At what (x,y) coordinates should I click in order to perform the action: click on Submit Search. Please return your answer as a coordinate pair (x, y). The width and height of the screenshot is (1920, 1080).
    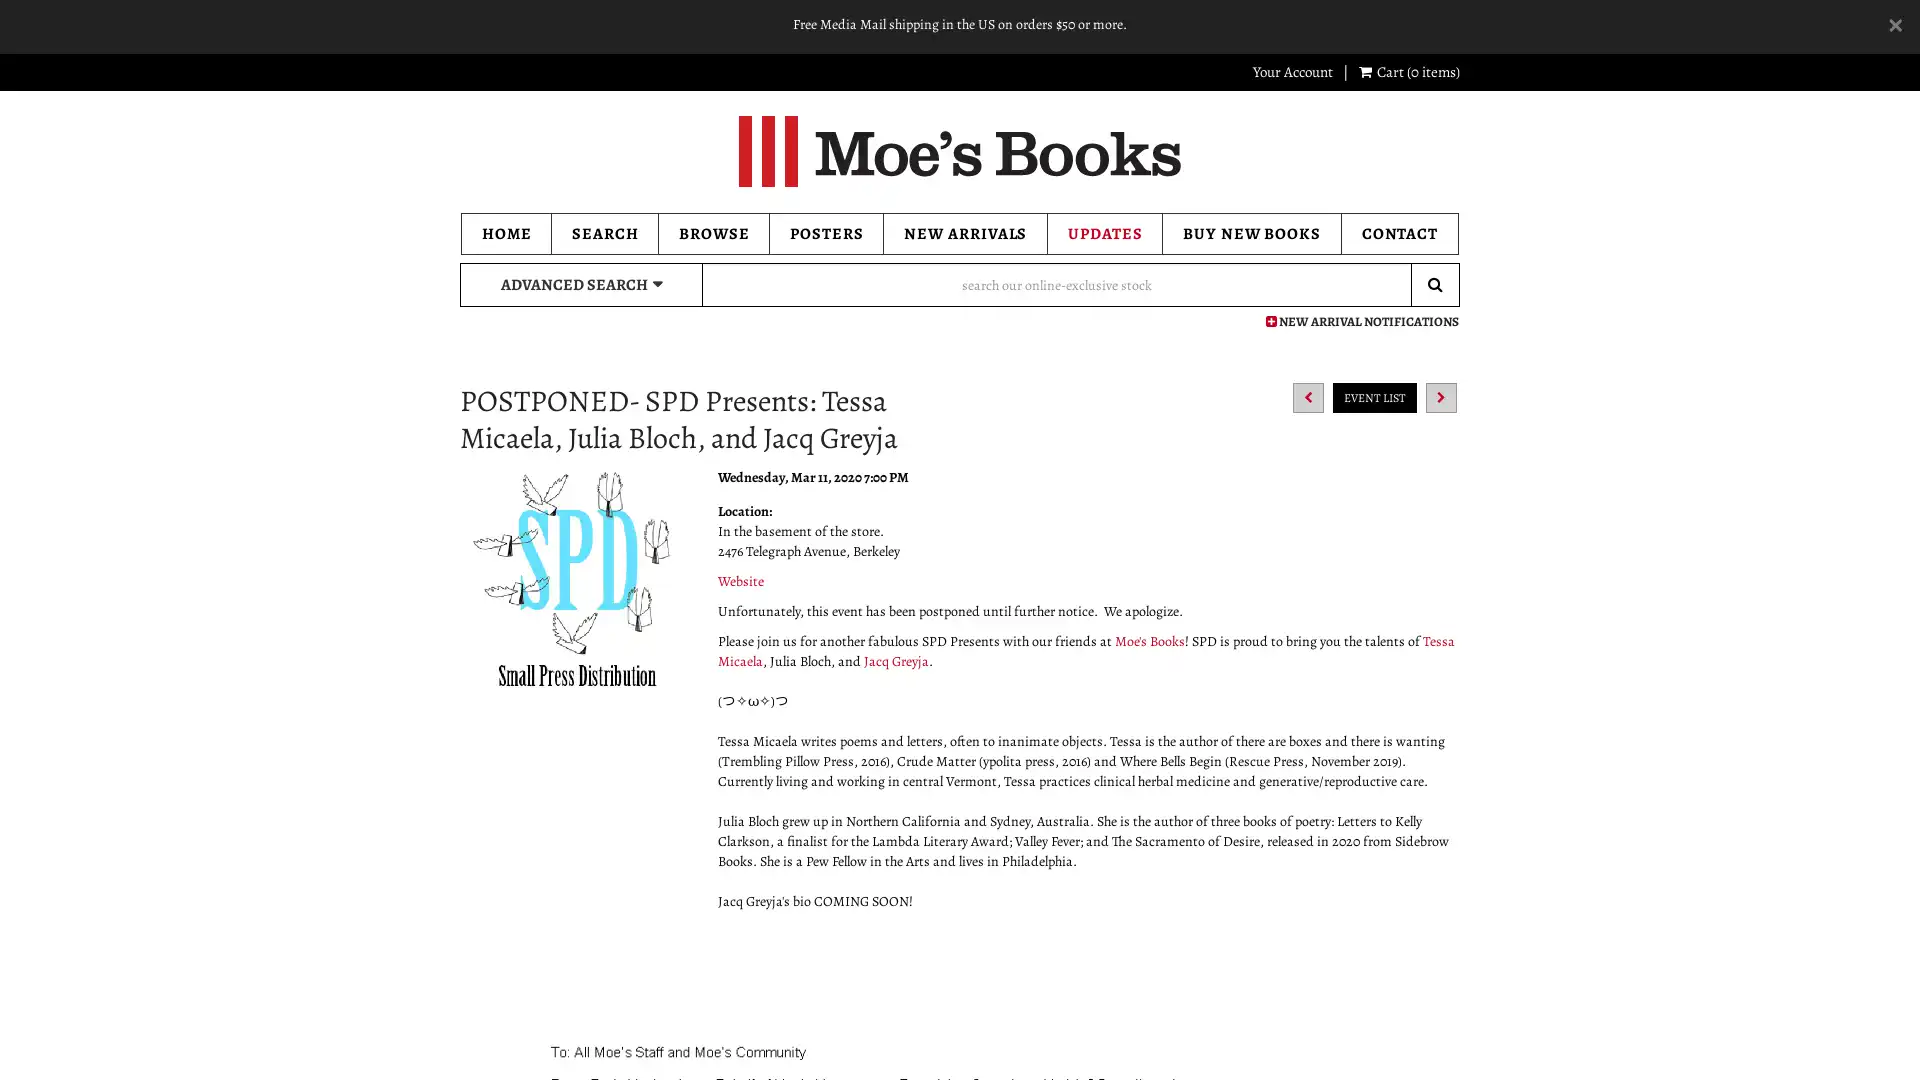
    Looking at the image, I should click on (1434, 285).